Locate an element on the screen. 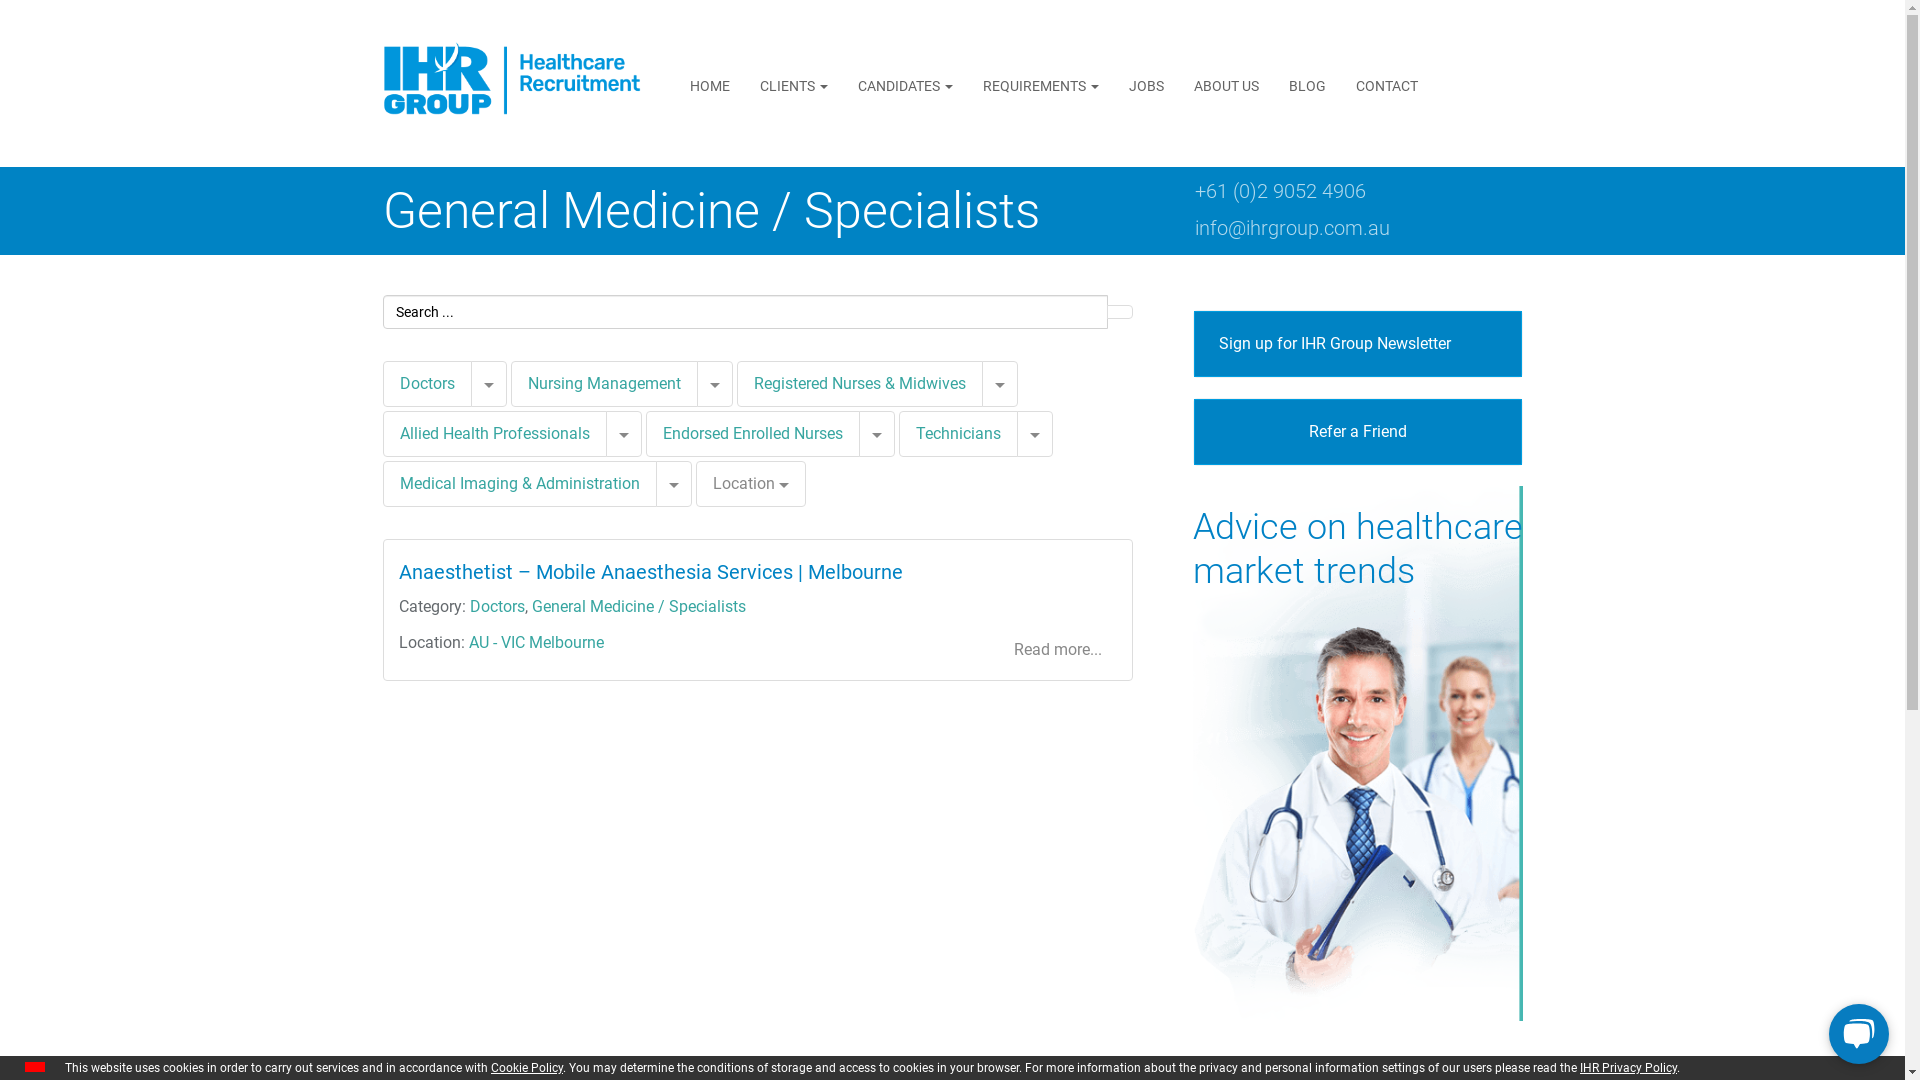 This screenshot has height=1080, width=1920. 'Toggle Dropdown' is located at coordinates (604, 433).